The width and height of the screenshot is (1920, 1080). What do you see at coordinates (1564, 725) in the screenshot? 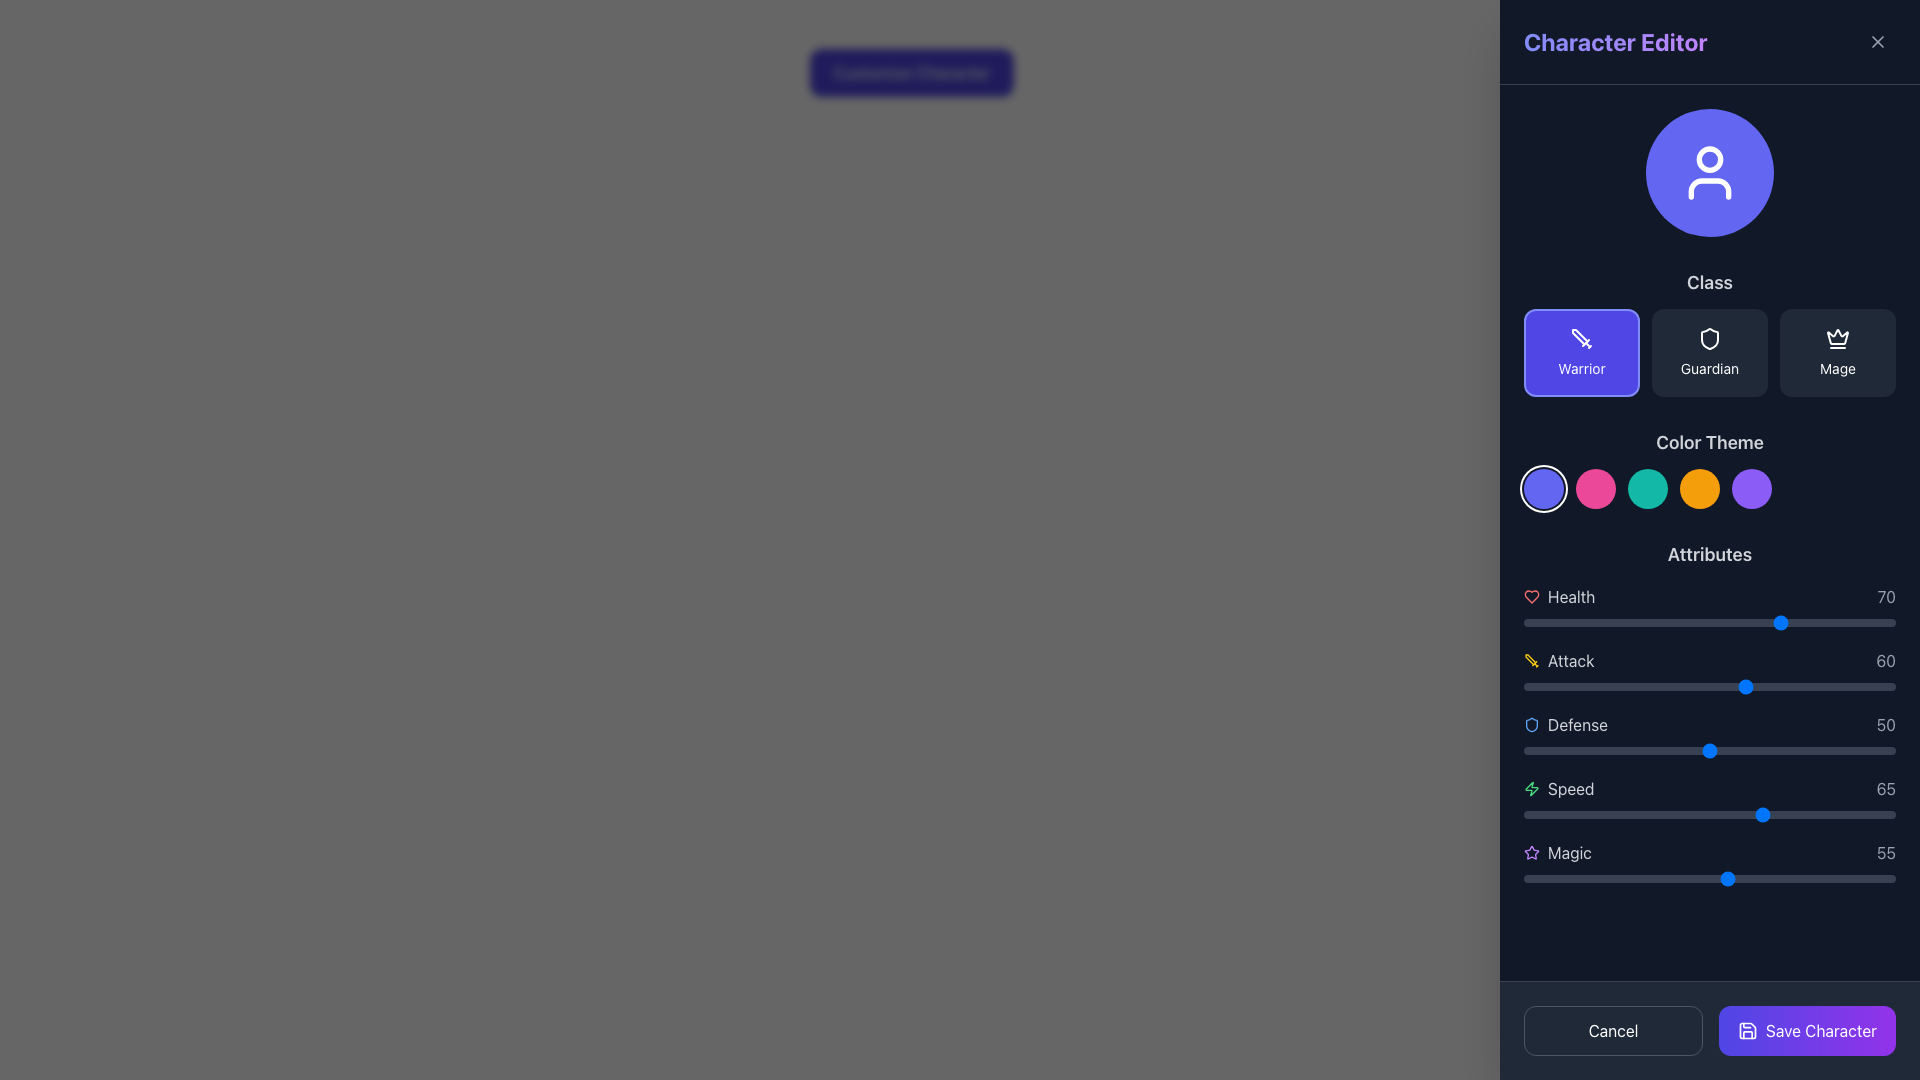
I see `the 'Defense' attribute label with icon located in the 'Attributes' section of the 'Character Editor', specifically the third element from the top among the attributes listed` at bounding box center [1564, 725].